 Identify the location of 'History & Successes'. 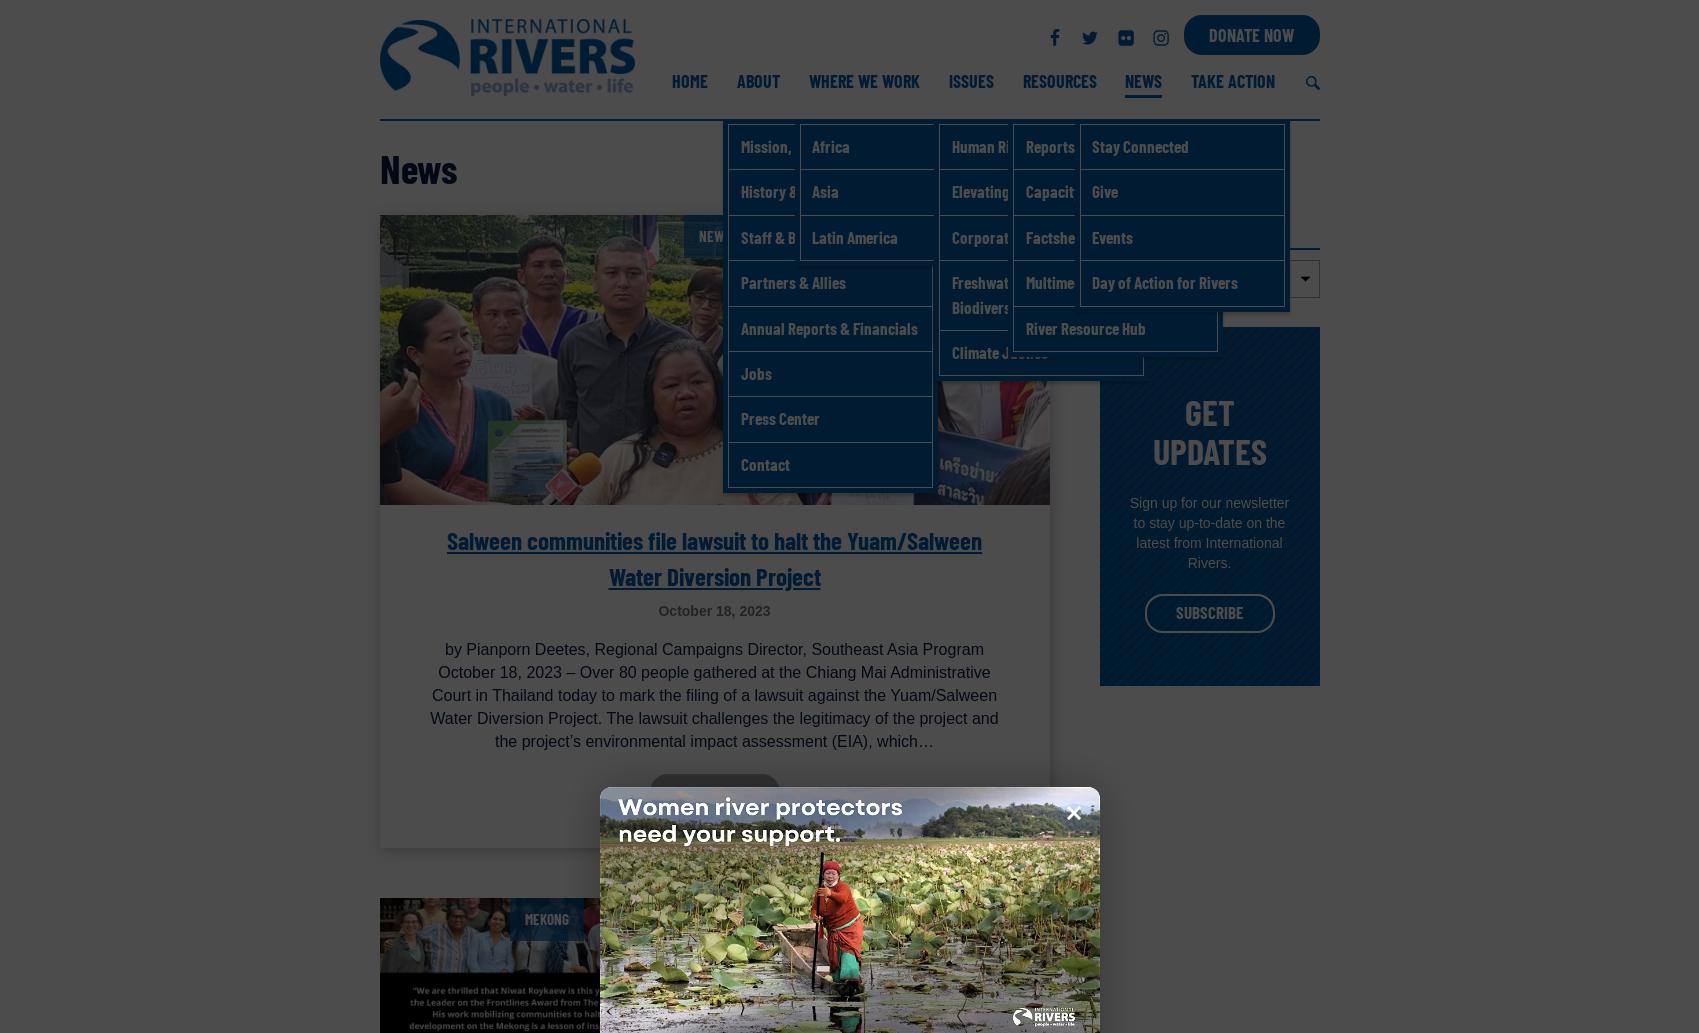
(802, 190).